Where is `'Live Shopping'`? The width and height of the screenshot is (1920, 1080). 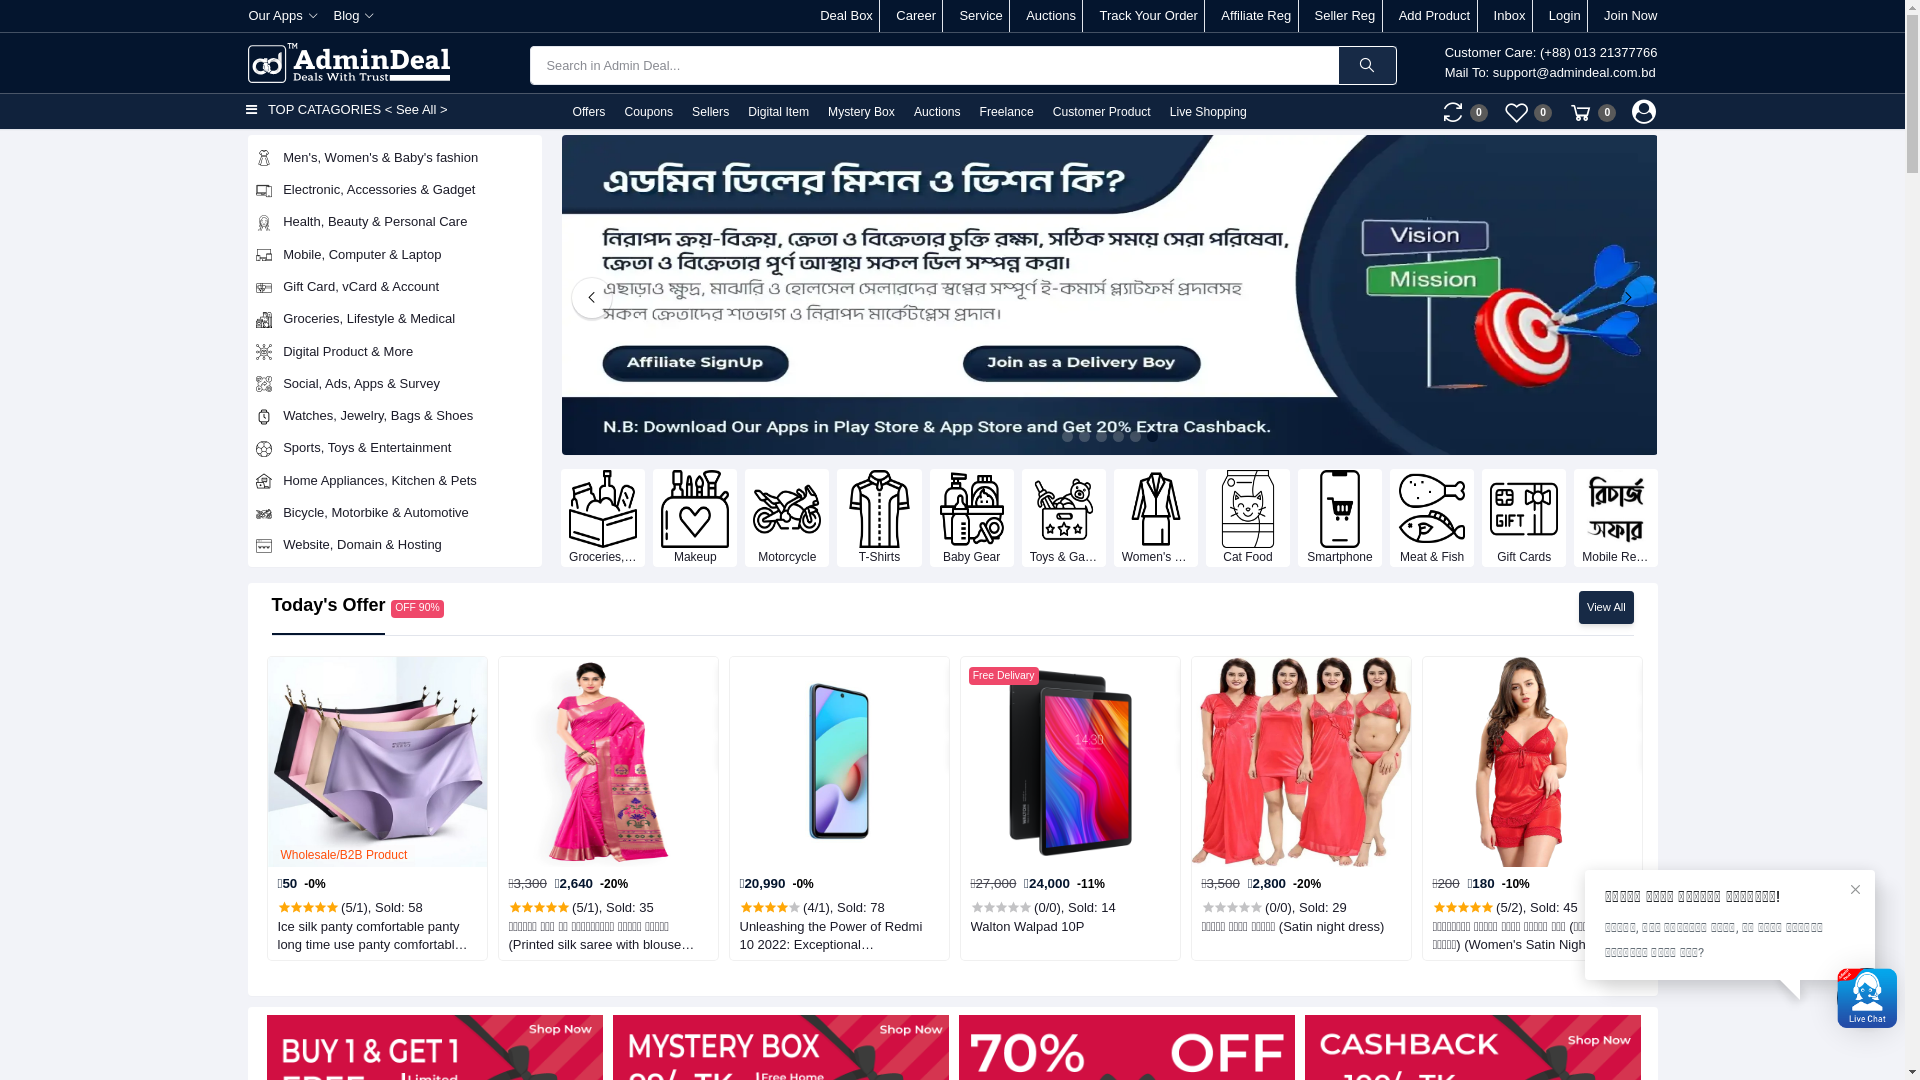
'Live Shopping' is located at coordinates (1206, 111).